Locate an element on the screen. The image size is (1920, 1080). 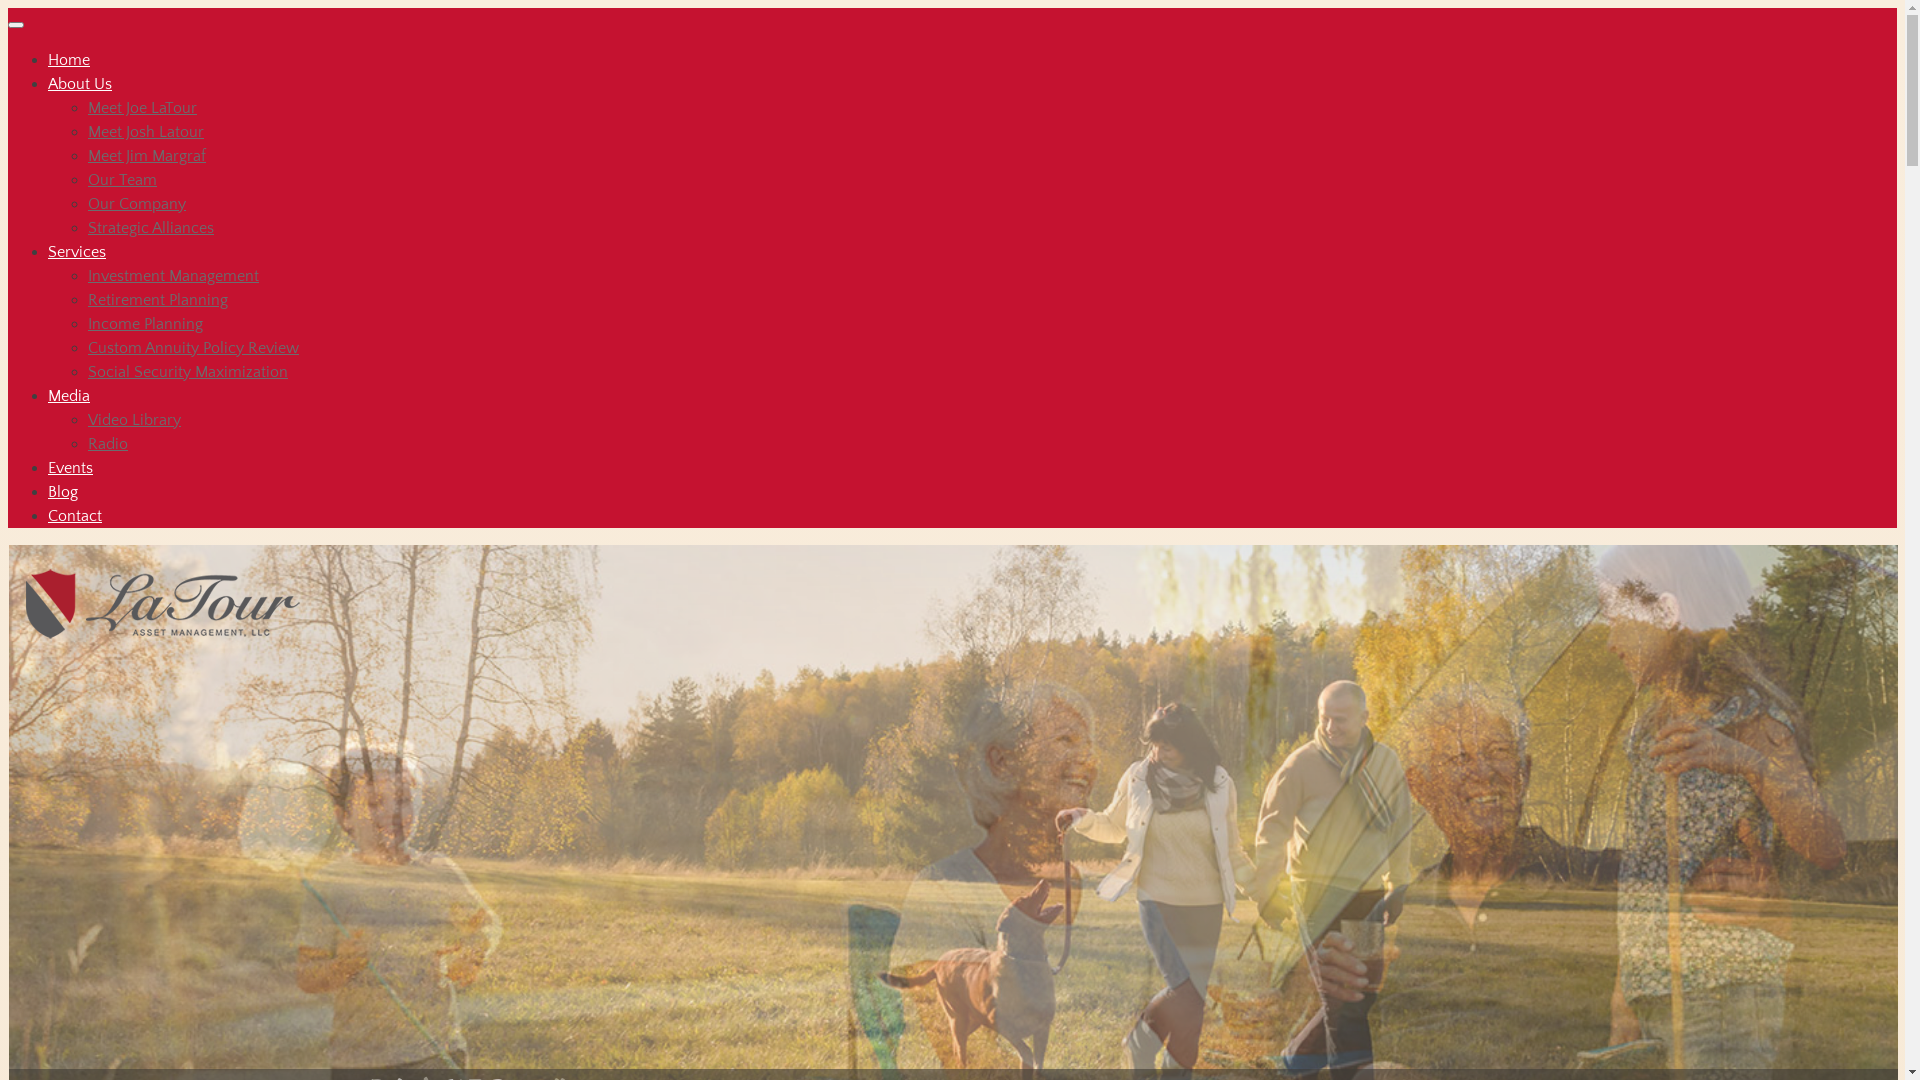
'Meet Jim Margraf' is located at coordinates (146, 154).